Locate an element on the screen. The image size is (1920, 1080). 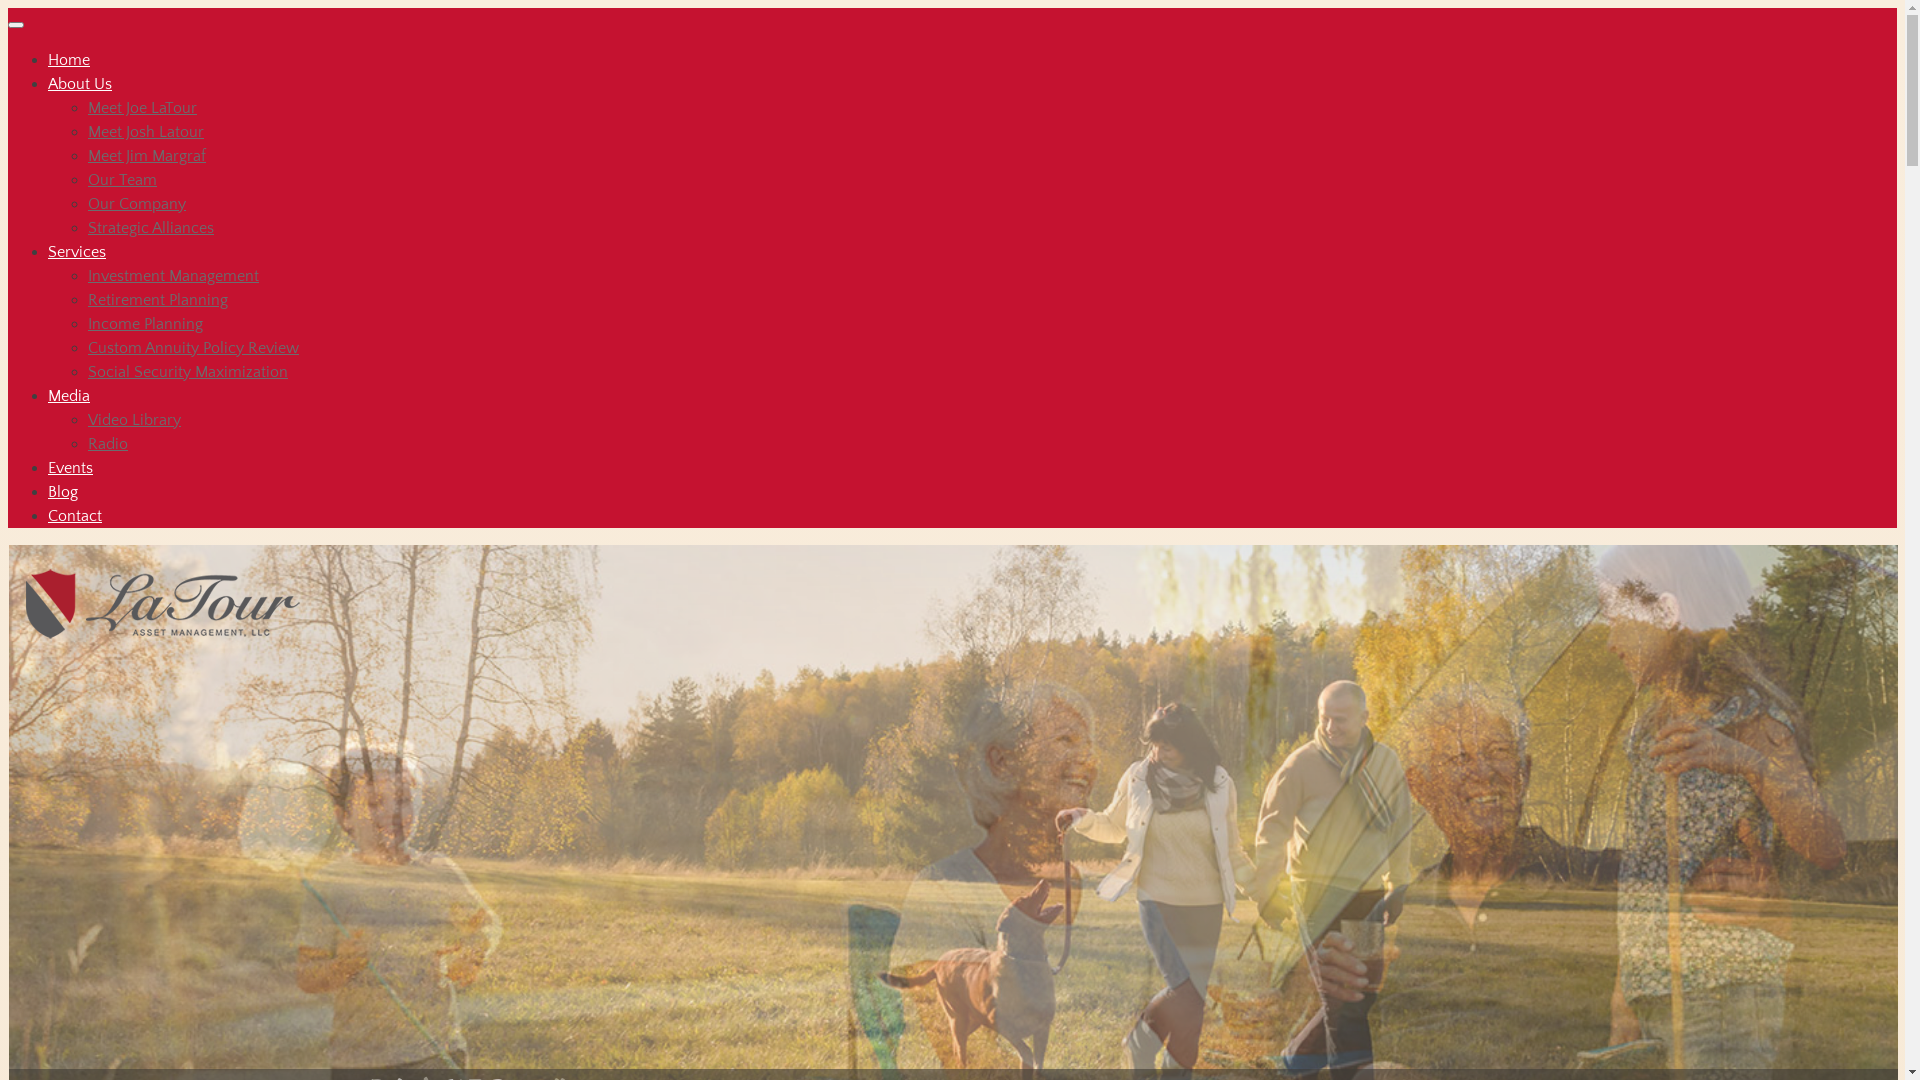
'Meet Jim Margraf' is located at coordinates (146, 154).